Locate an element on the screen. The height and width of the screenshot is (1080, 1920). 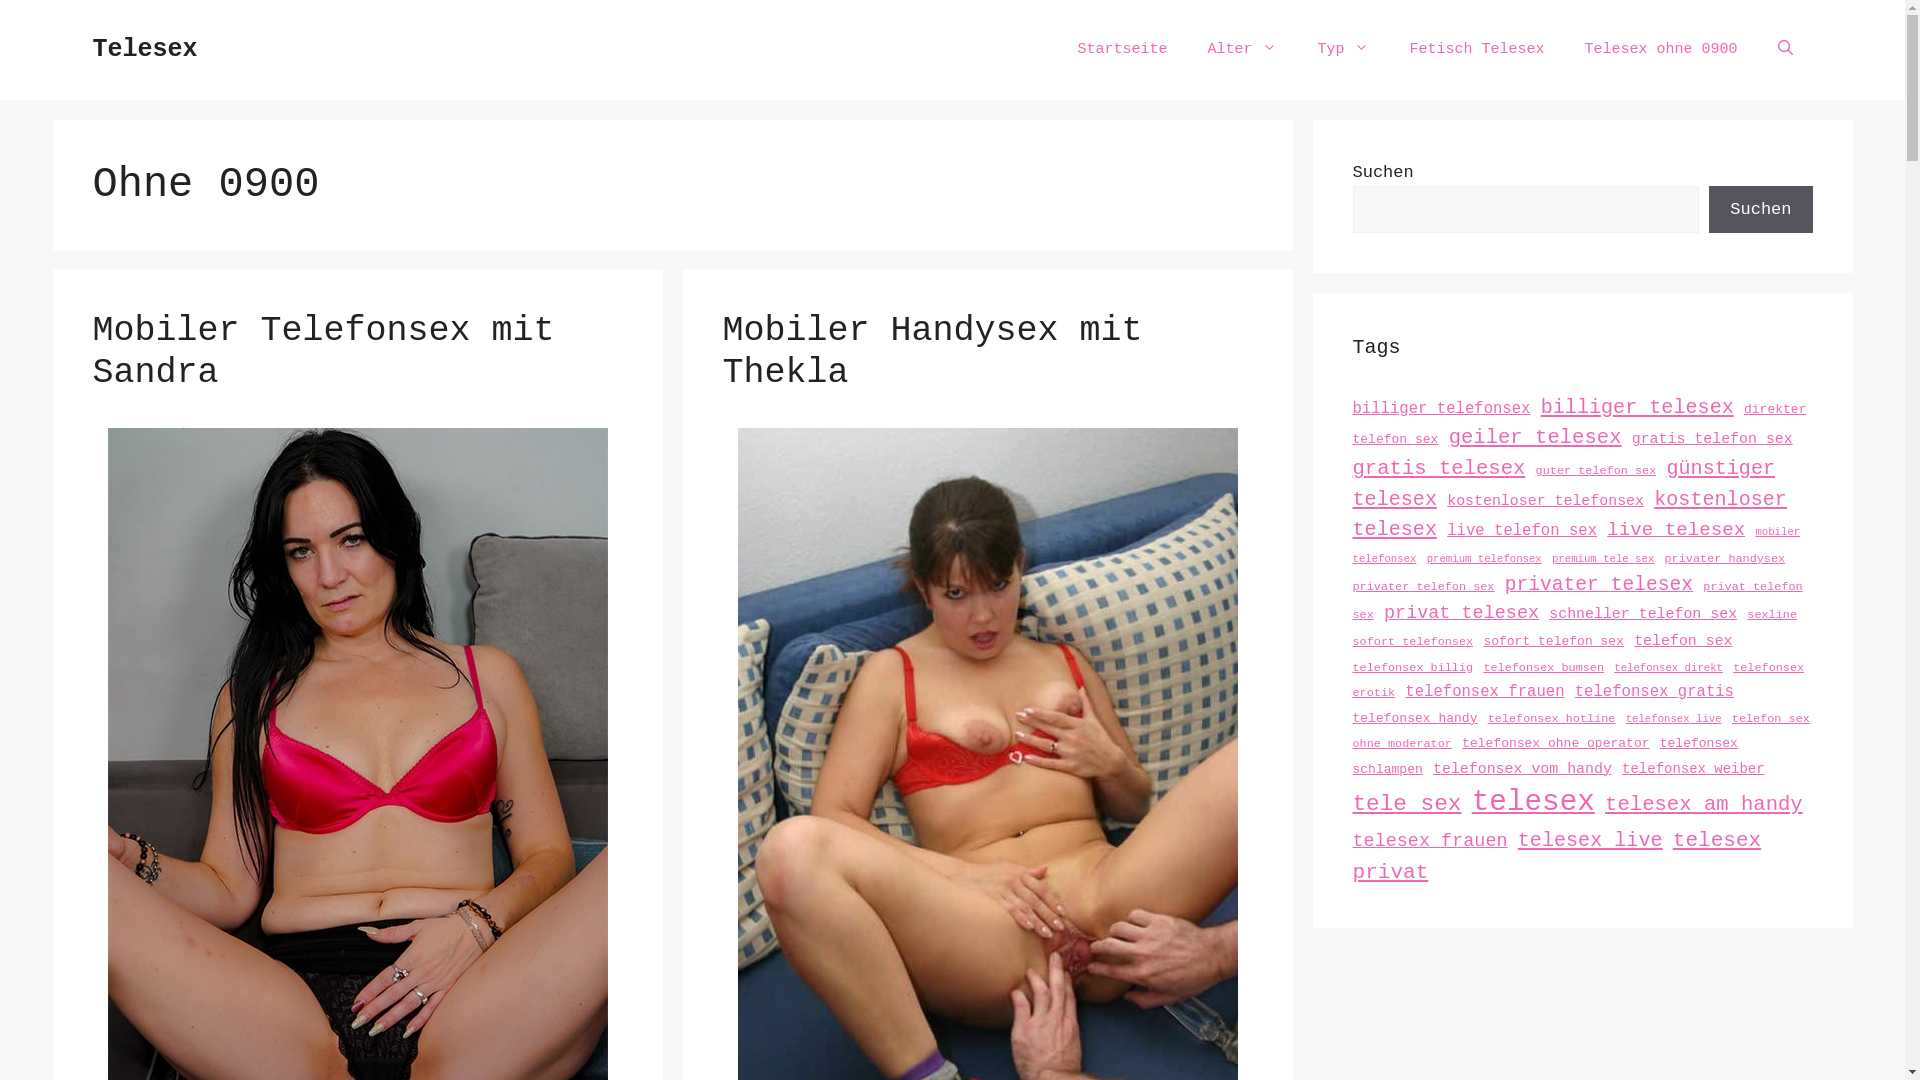
'geiler telesex' is located at coordinates (1534, 436).